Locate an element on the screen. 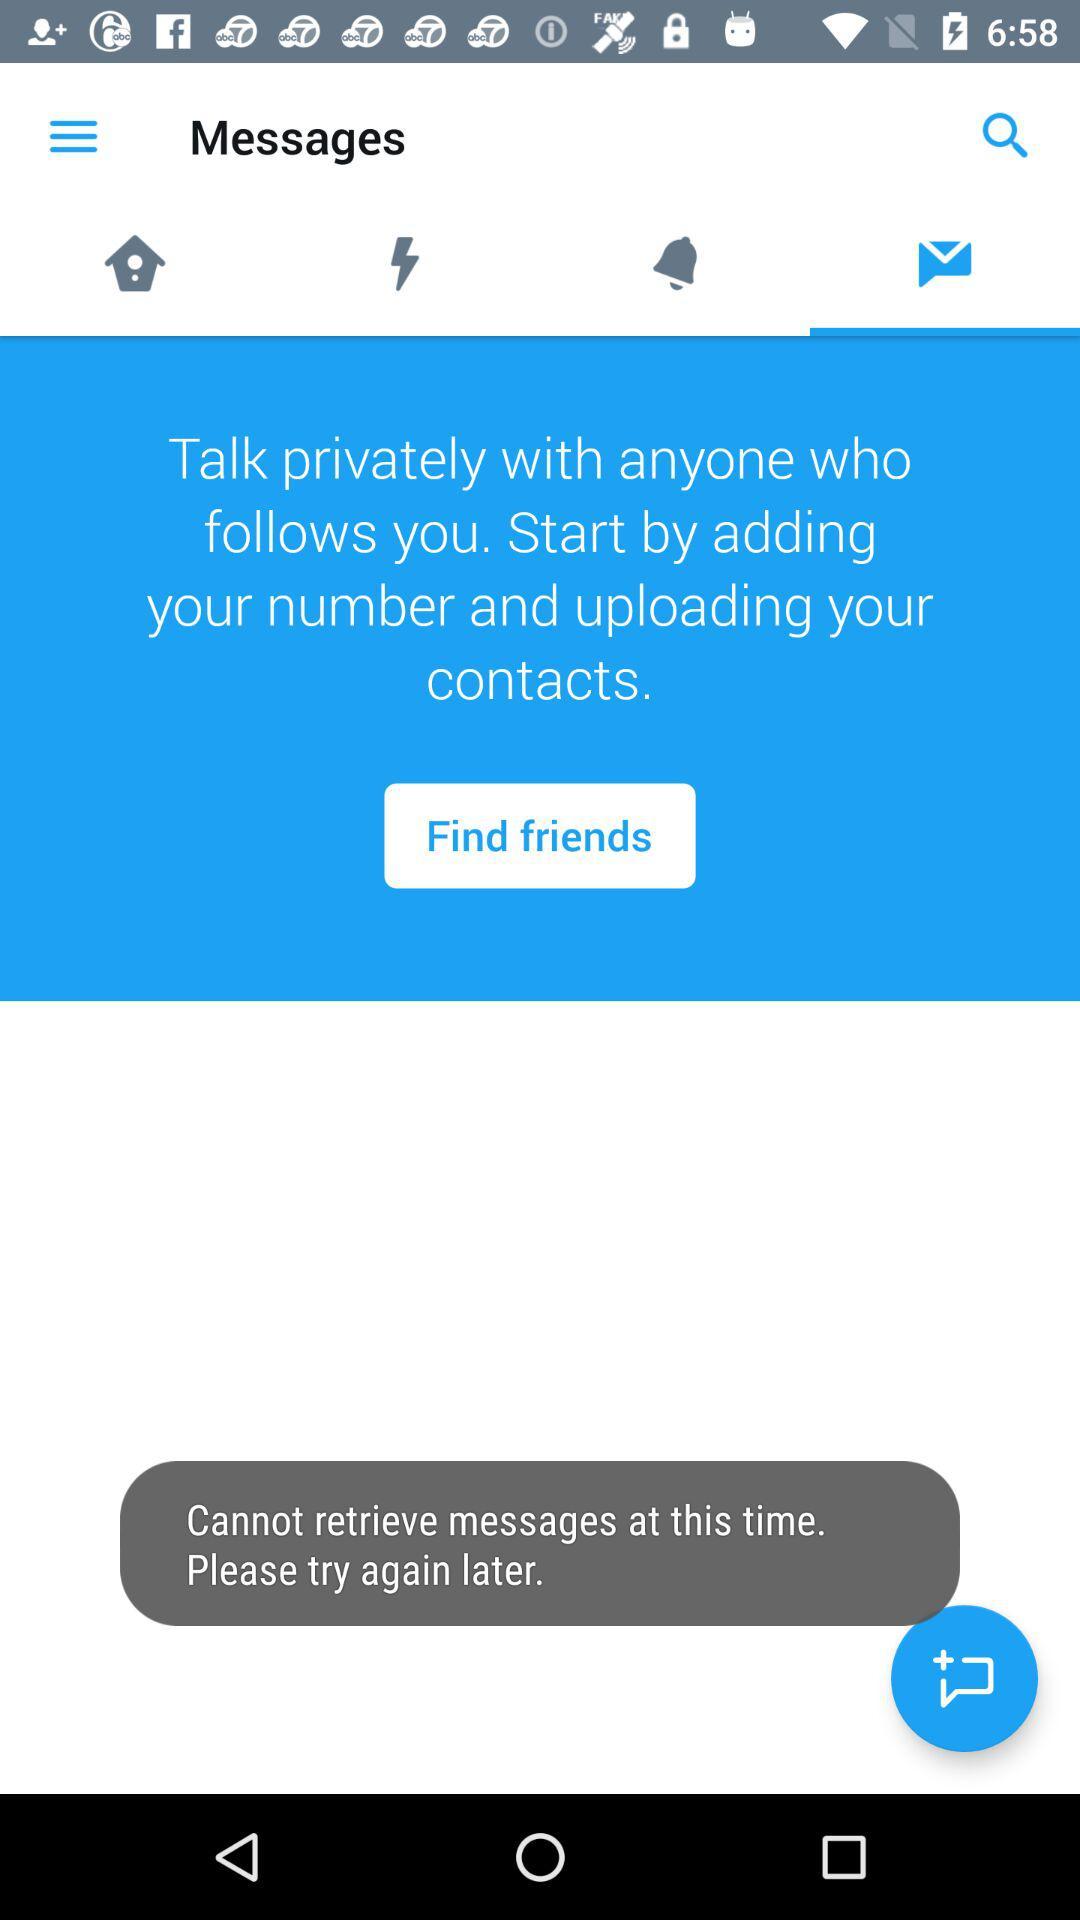  the chat icon is located at coordinates (963, 1678).